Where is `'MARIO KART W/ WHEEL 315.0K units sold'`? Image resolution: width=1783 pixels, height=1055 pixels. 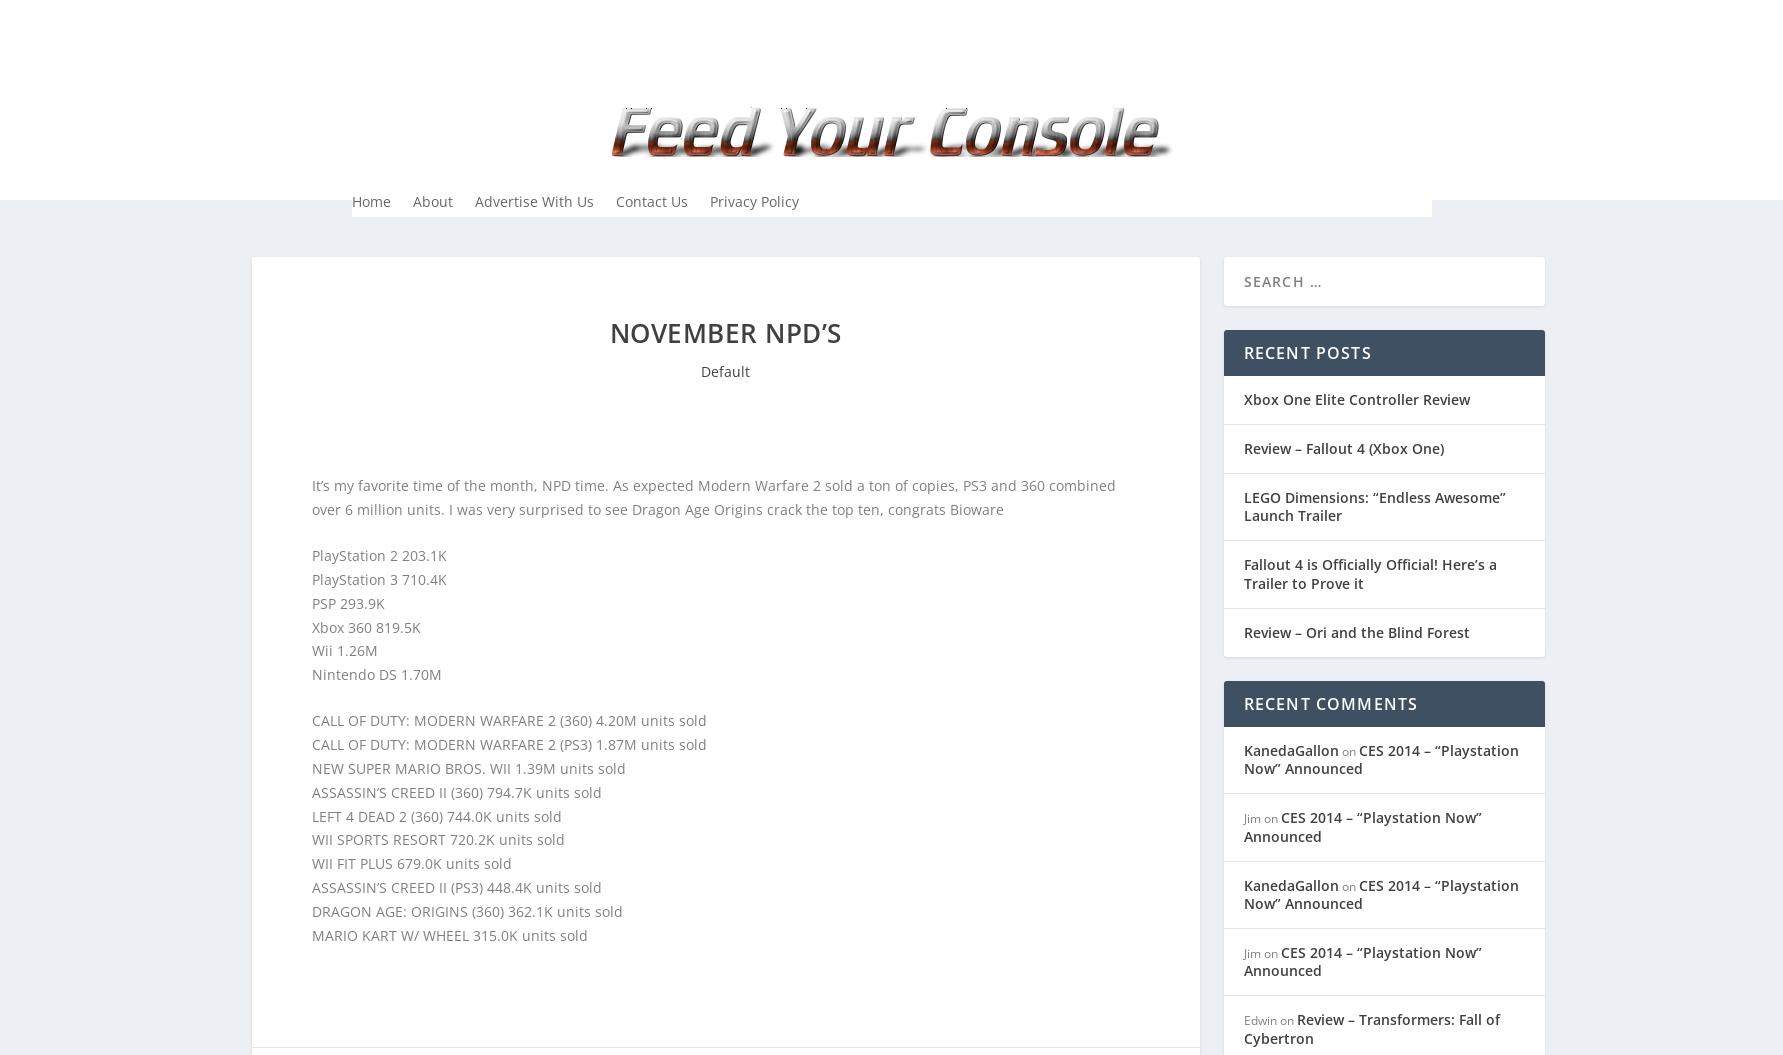
'MARIO KART W/ WHEEL 315.0K units sold' is located at coordinates (448, 933).